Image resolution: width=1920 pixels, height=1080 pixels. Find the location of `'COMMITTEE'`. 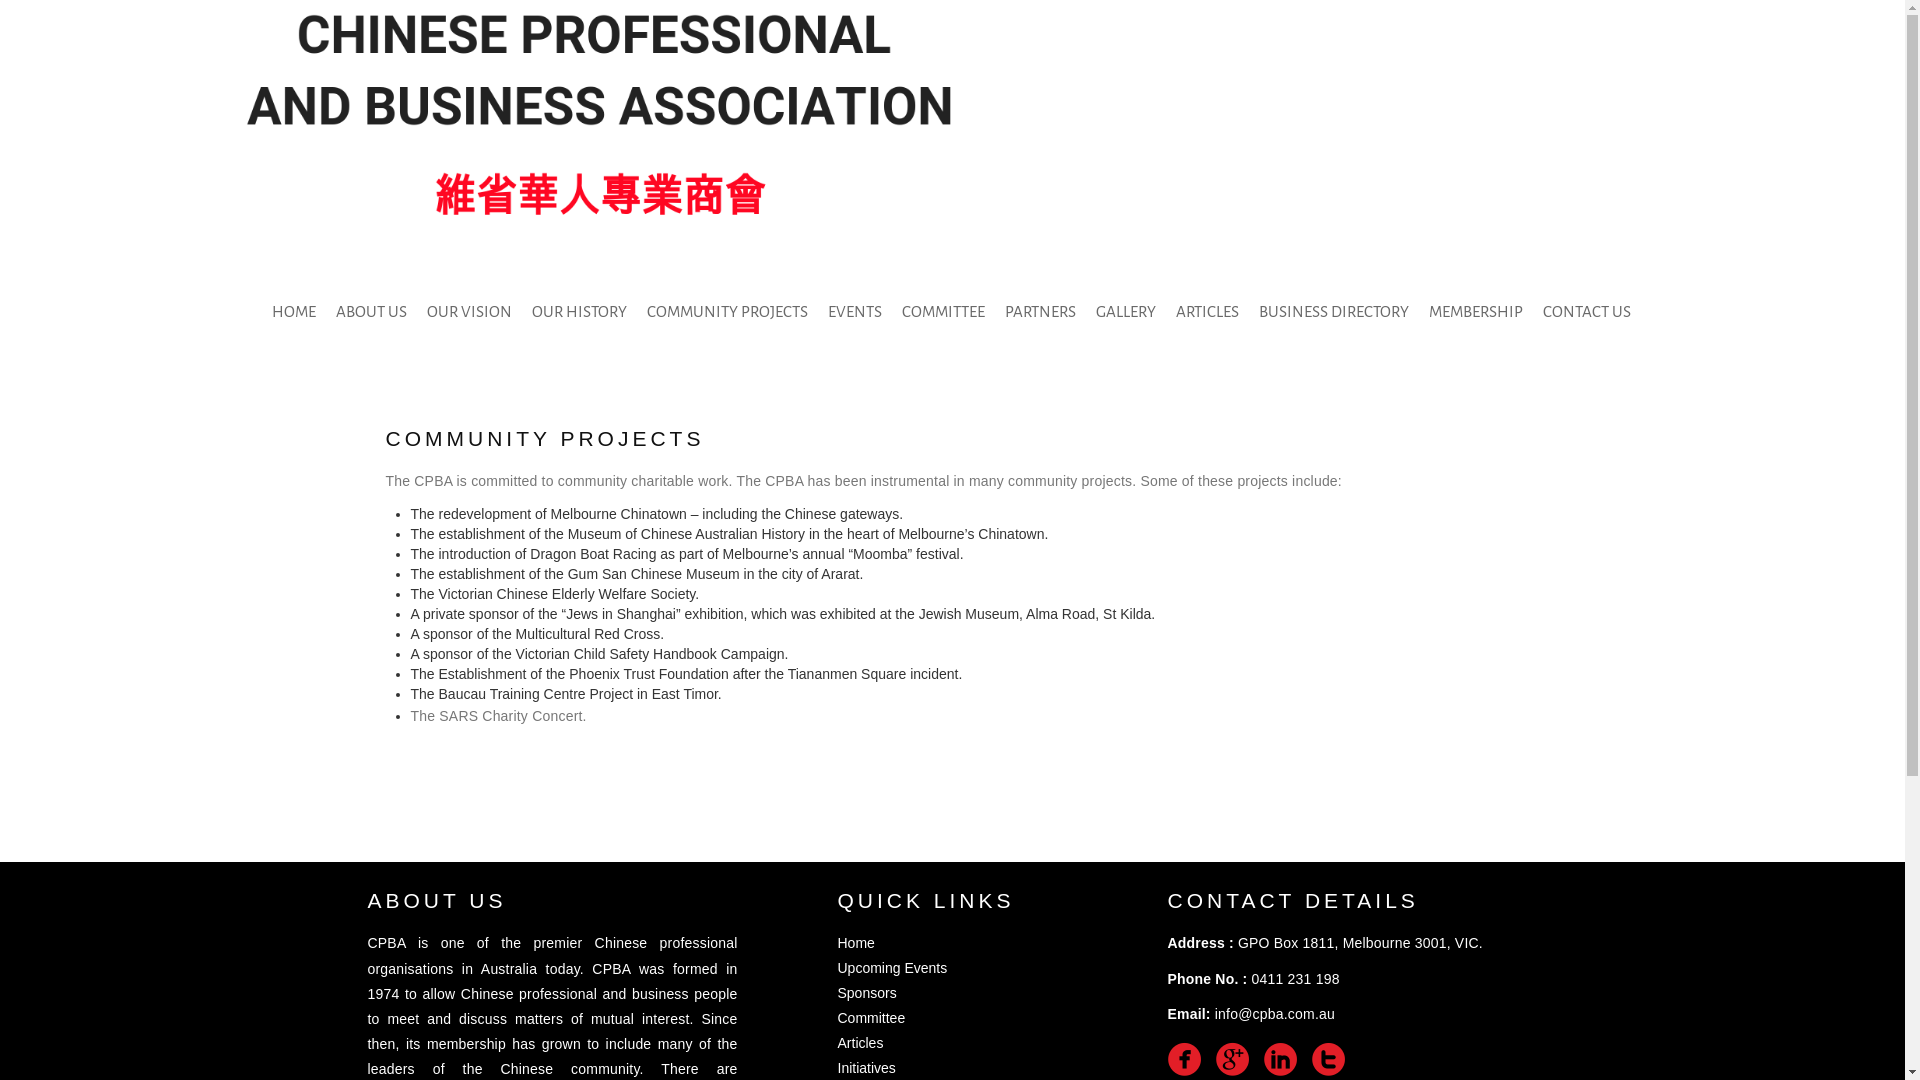

'COMMITTEE' is located at coordinates (891, 312).